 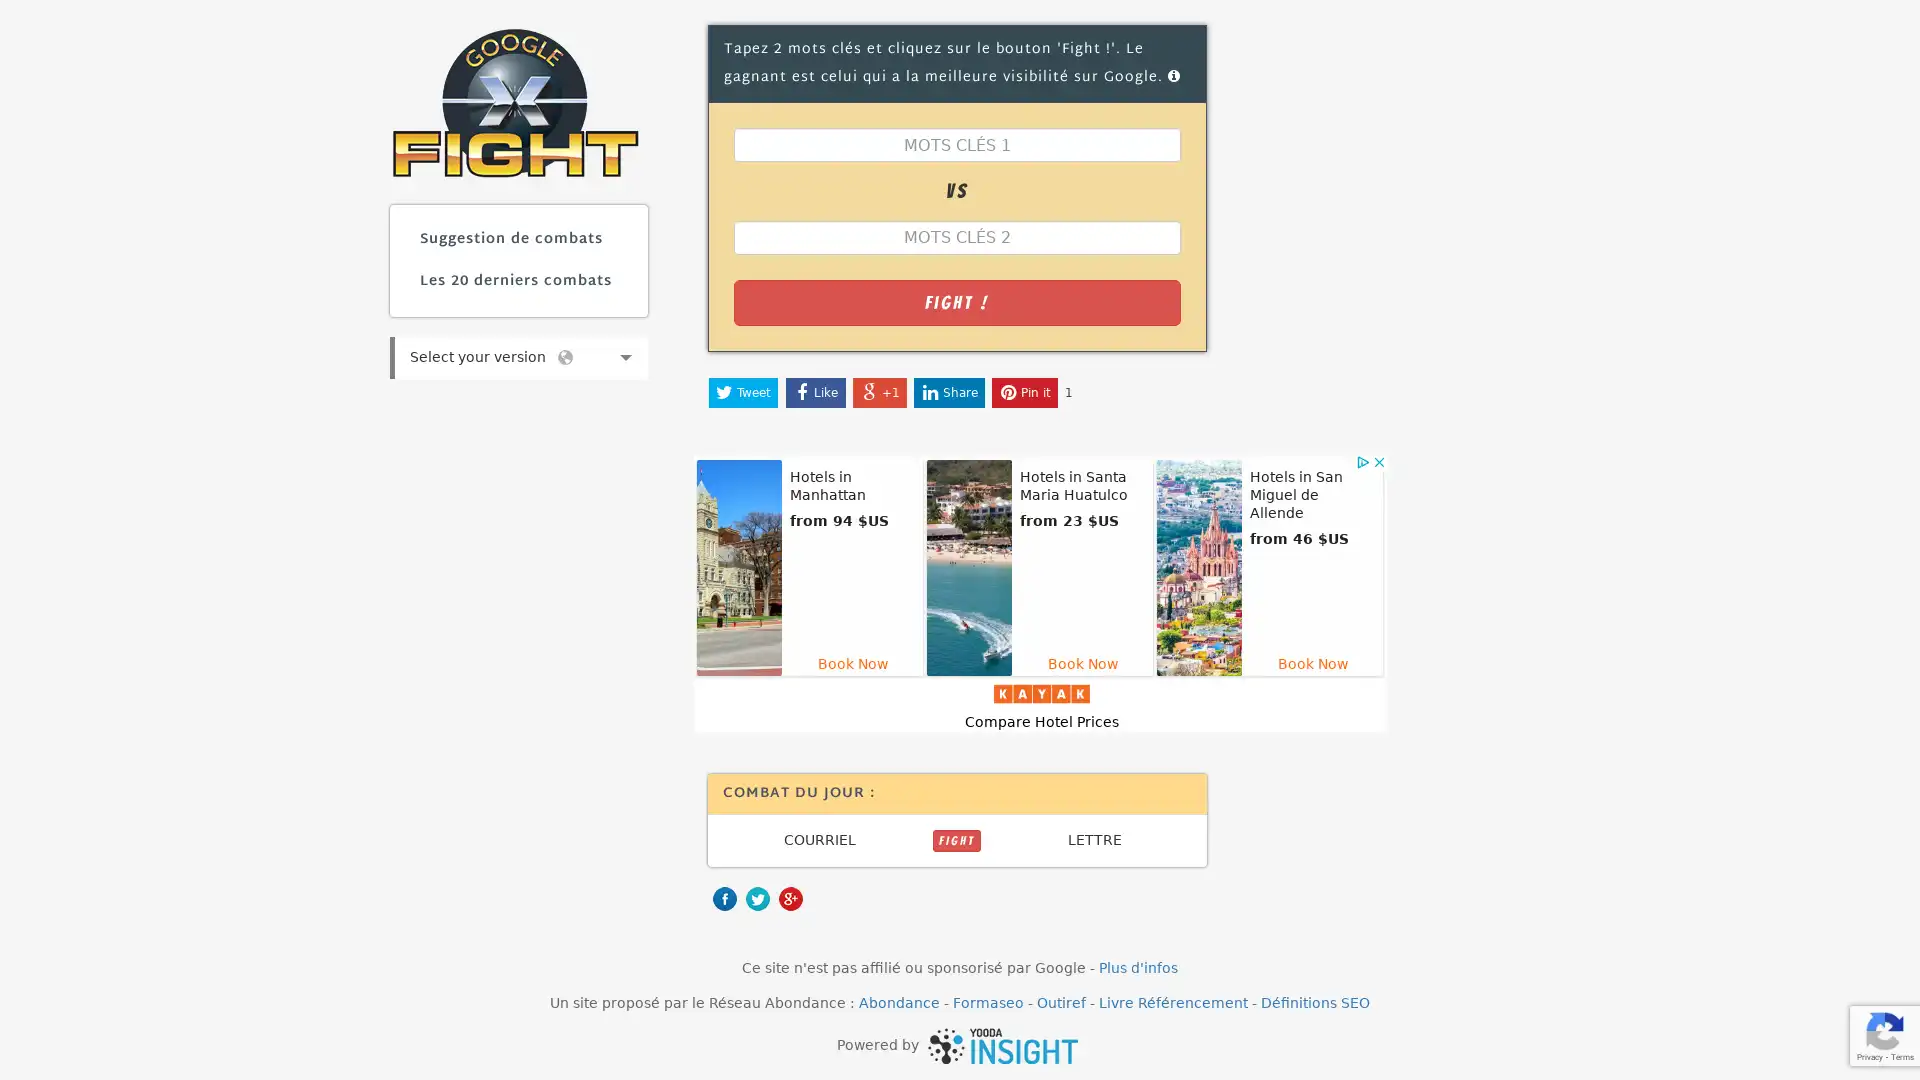 I want to click on FIGHT, so click(x=955, y=840).